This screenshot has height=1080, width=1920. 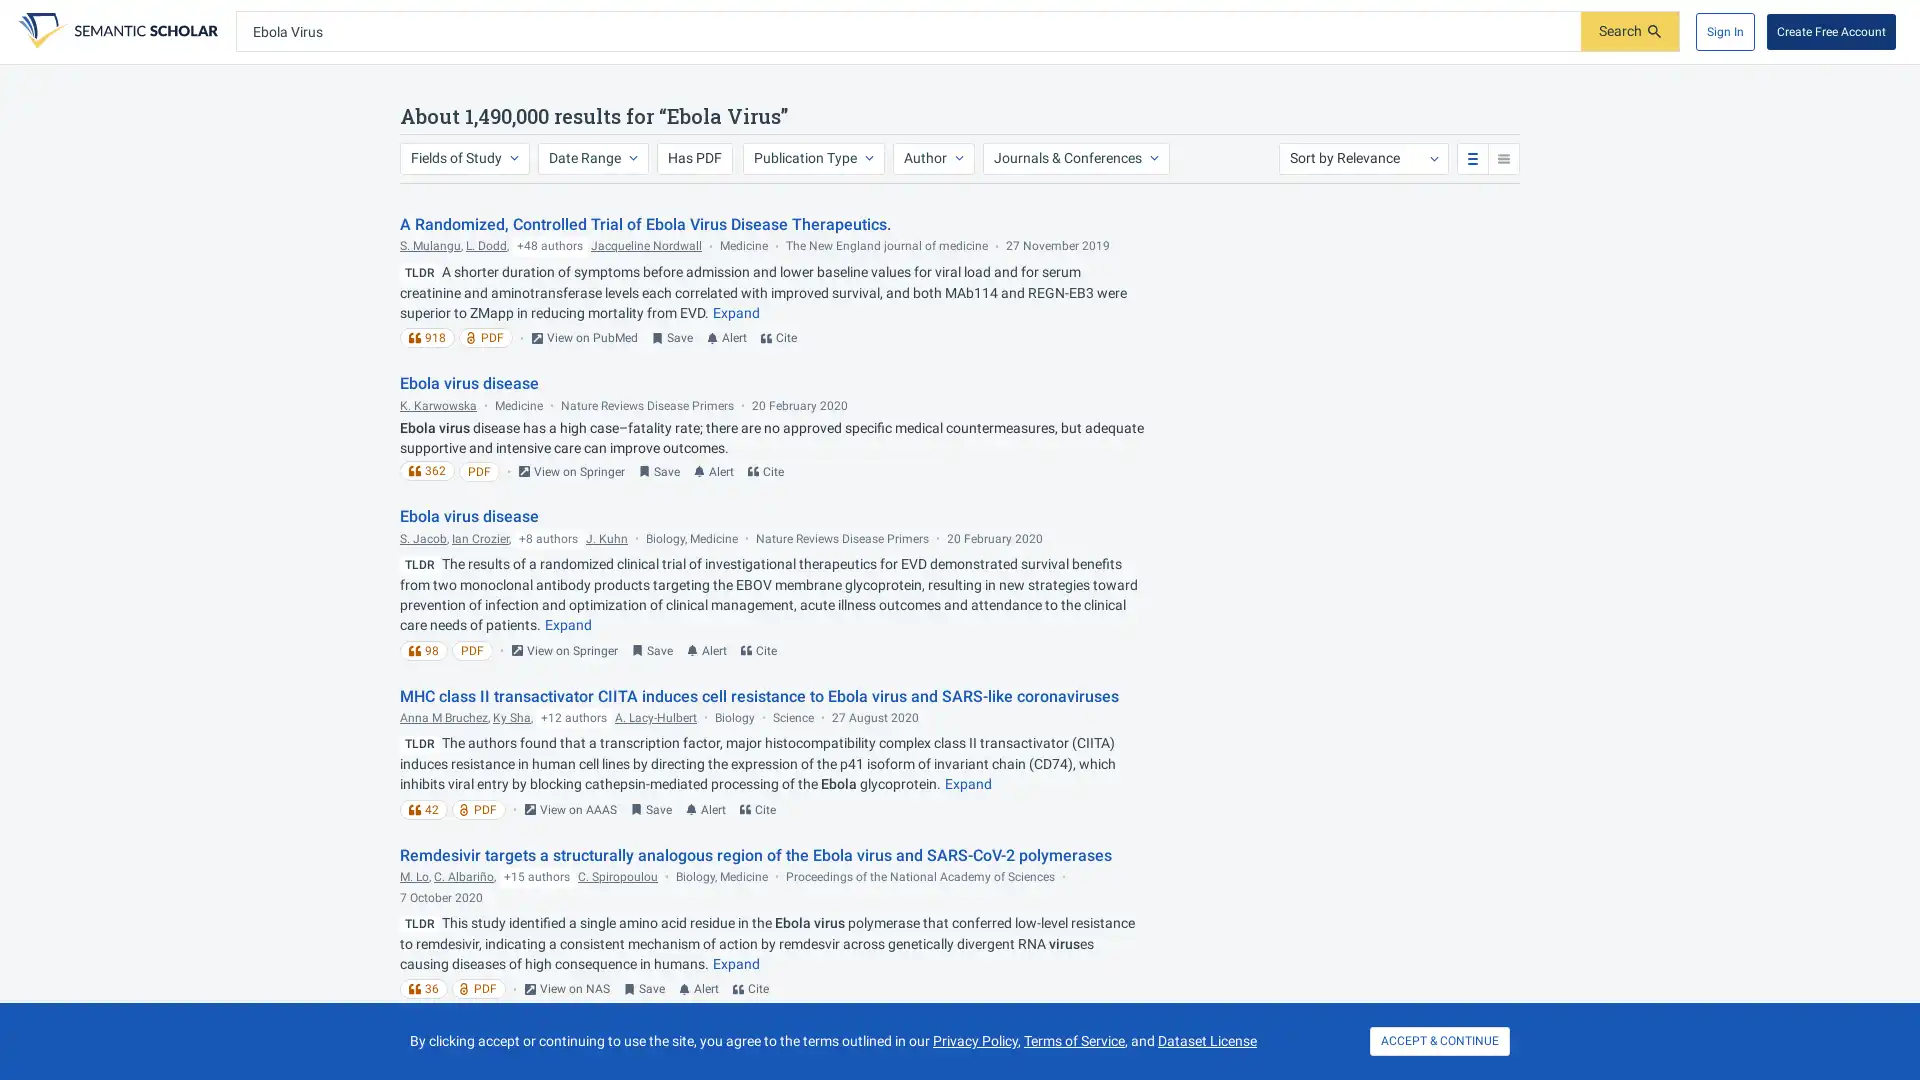 What do you see at coordinates (591, 157) in the screenshot?
I see `Date Range` at bounding box center [591, 157].